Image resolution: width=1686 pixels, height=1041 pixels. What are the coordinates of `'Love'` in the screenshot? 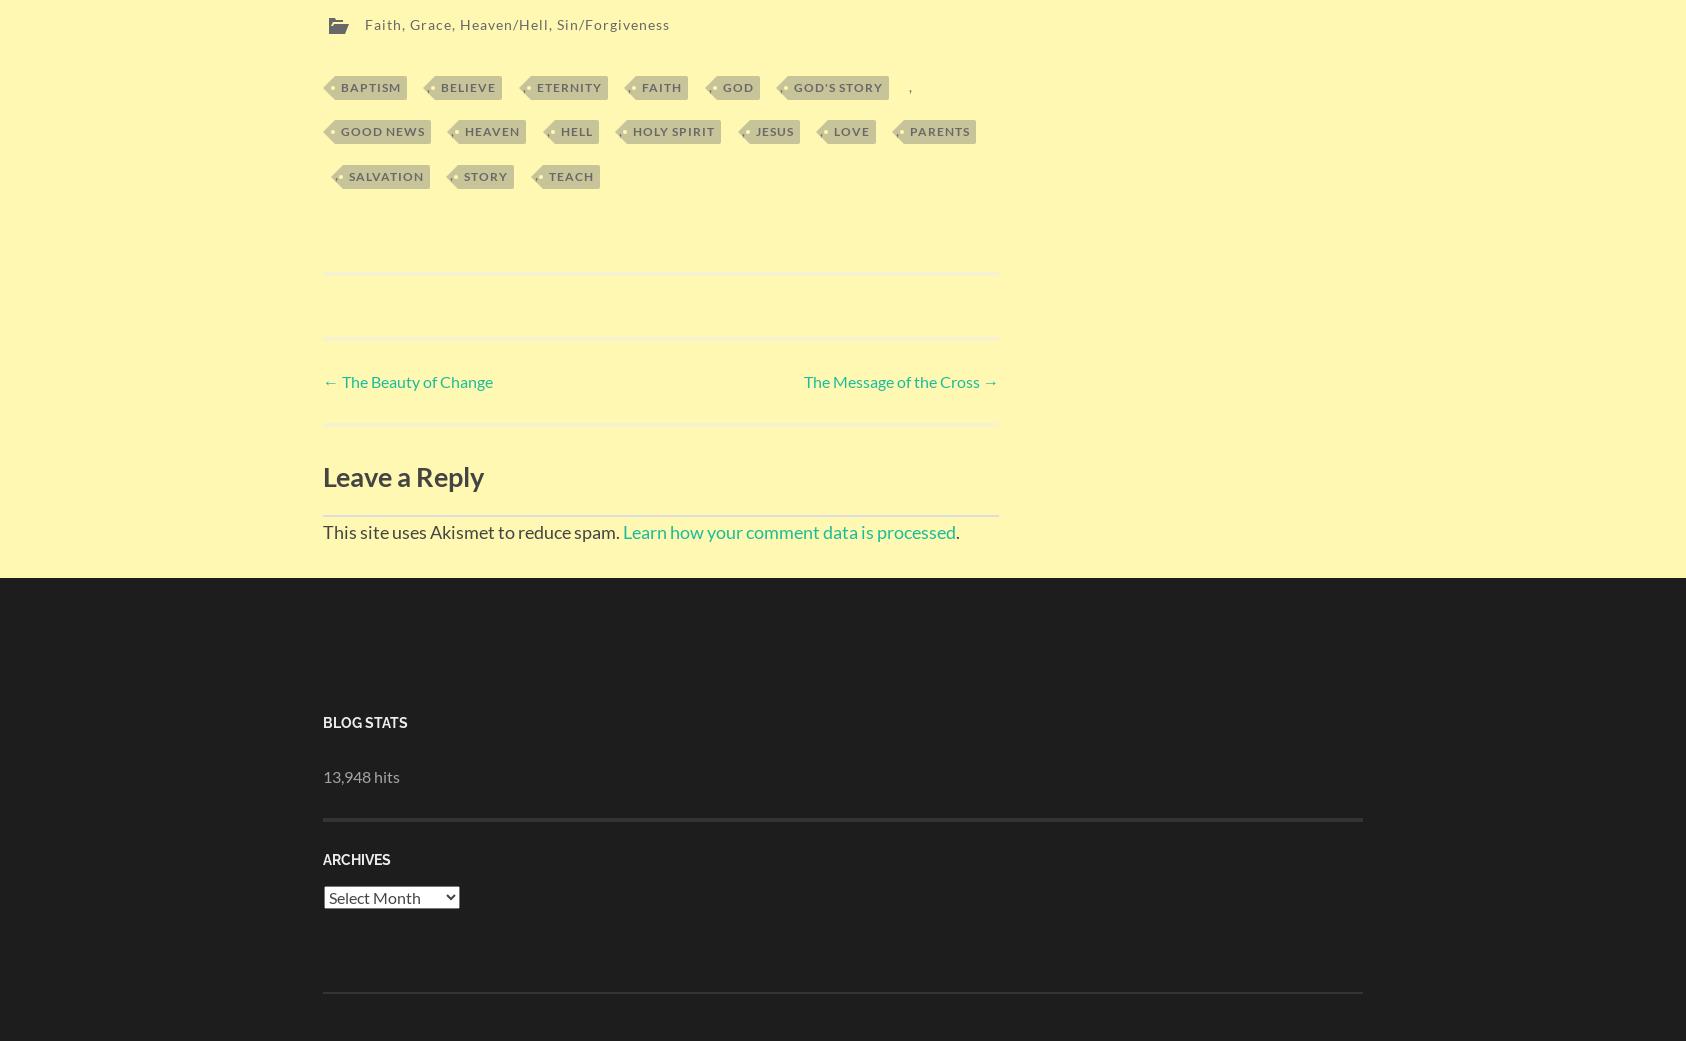 It's located at (849, 126).